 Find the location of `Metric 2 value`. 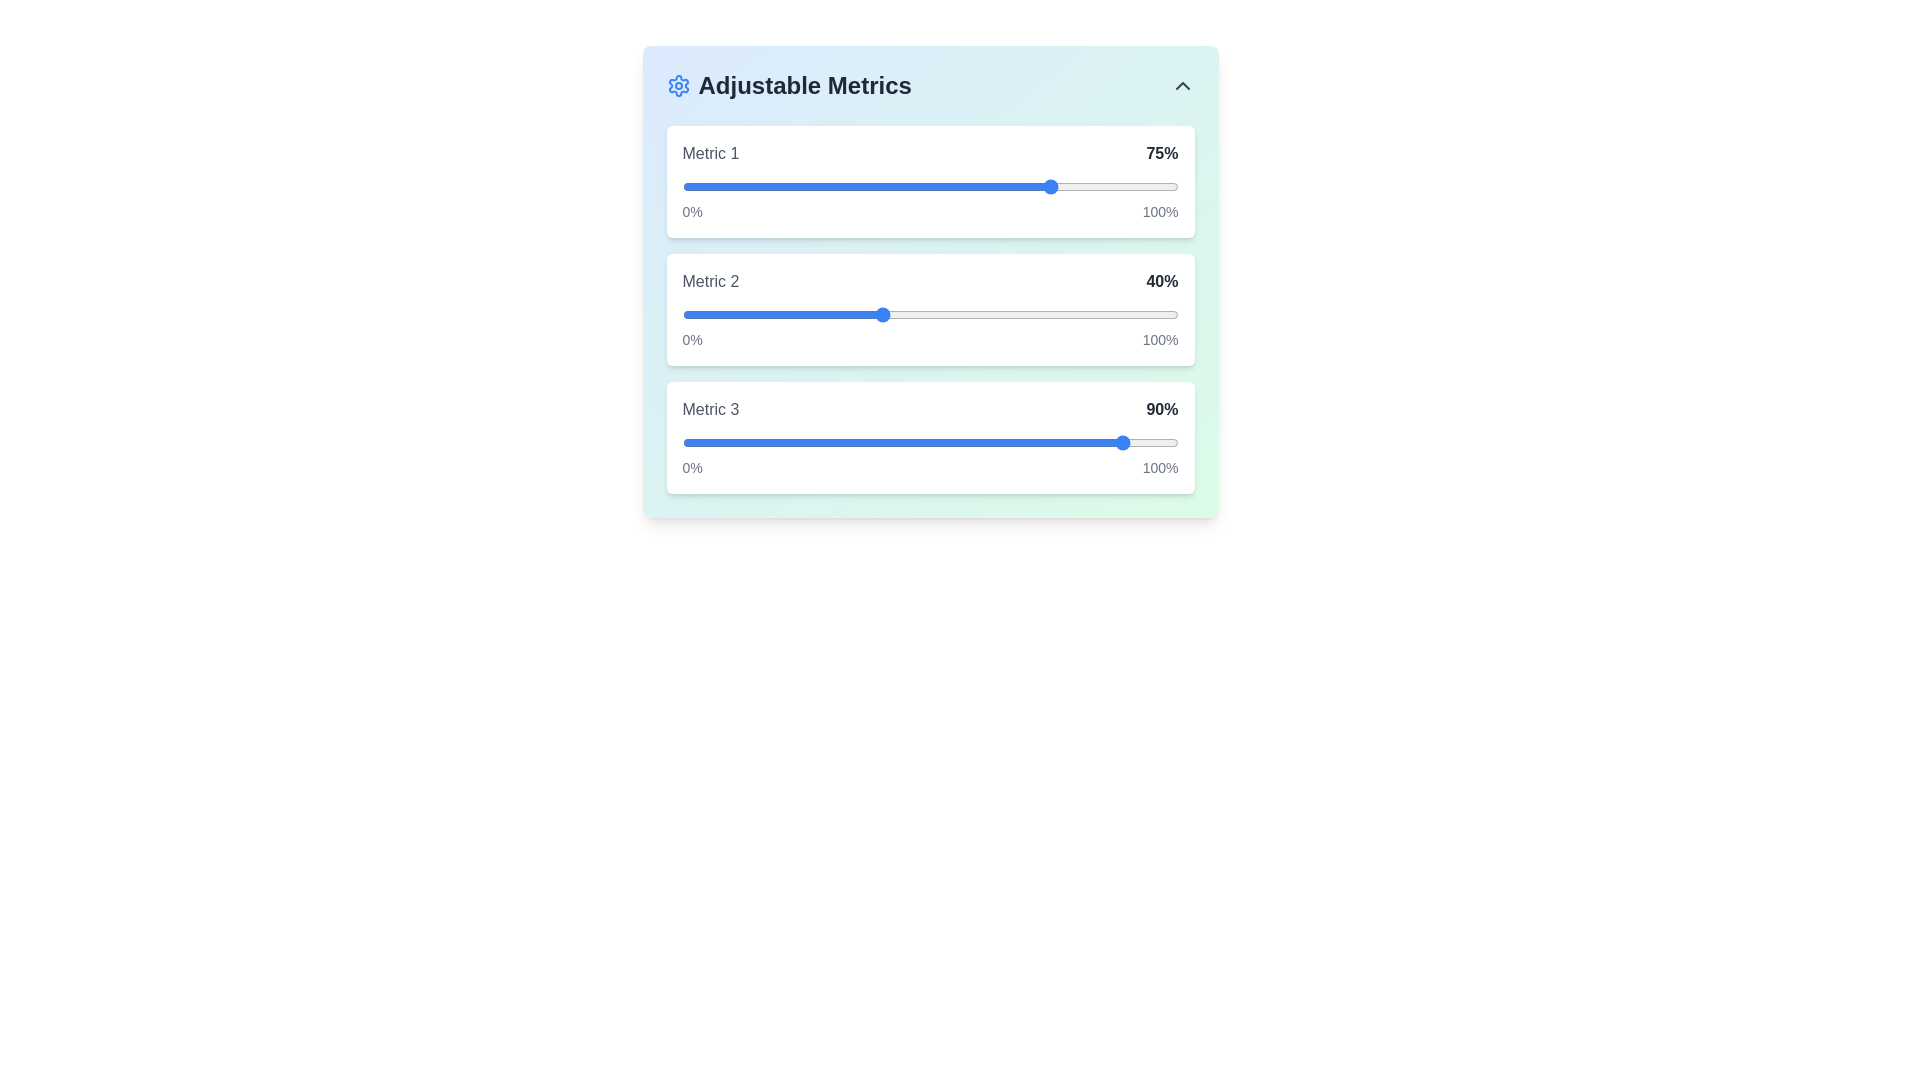

Metric 2 value is located at coordinates (1088, 315).